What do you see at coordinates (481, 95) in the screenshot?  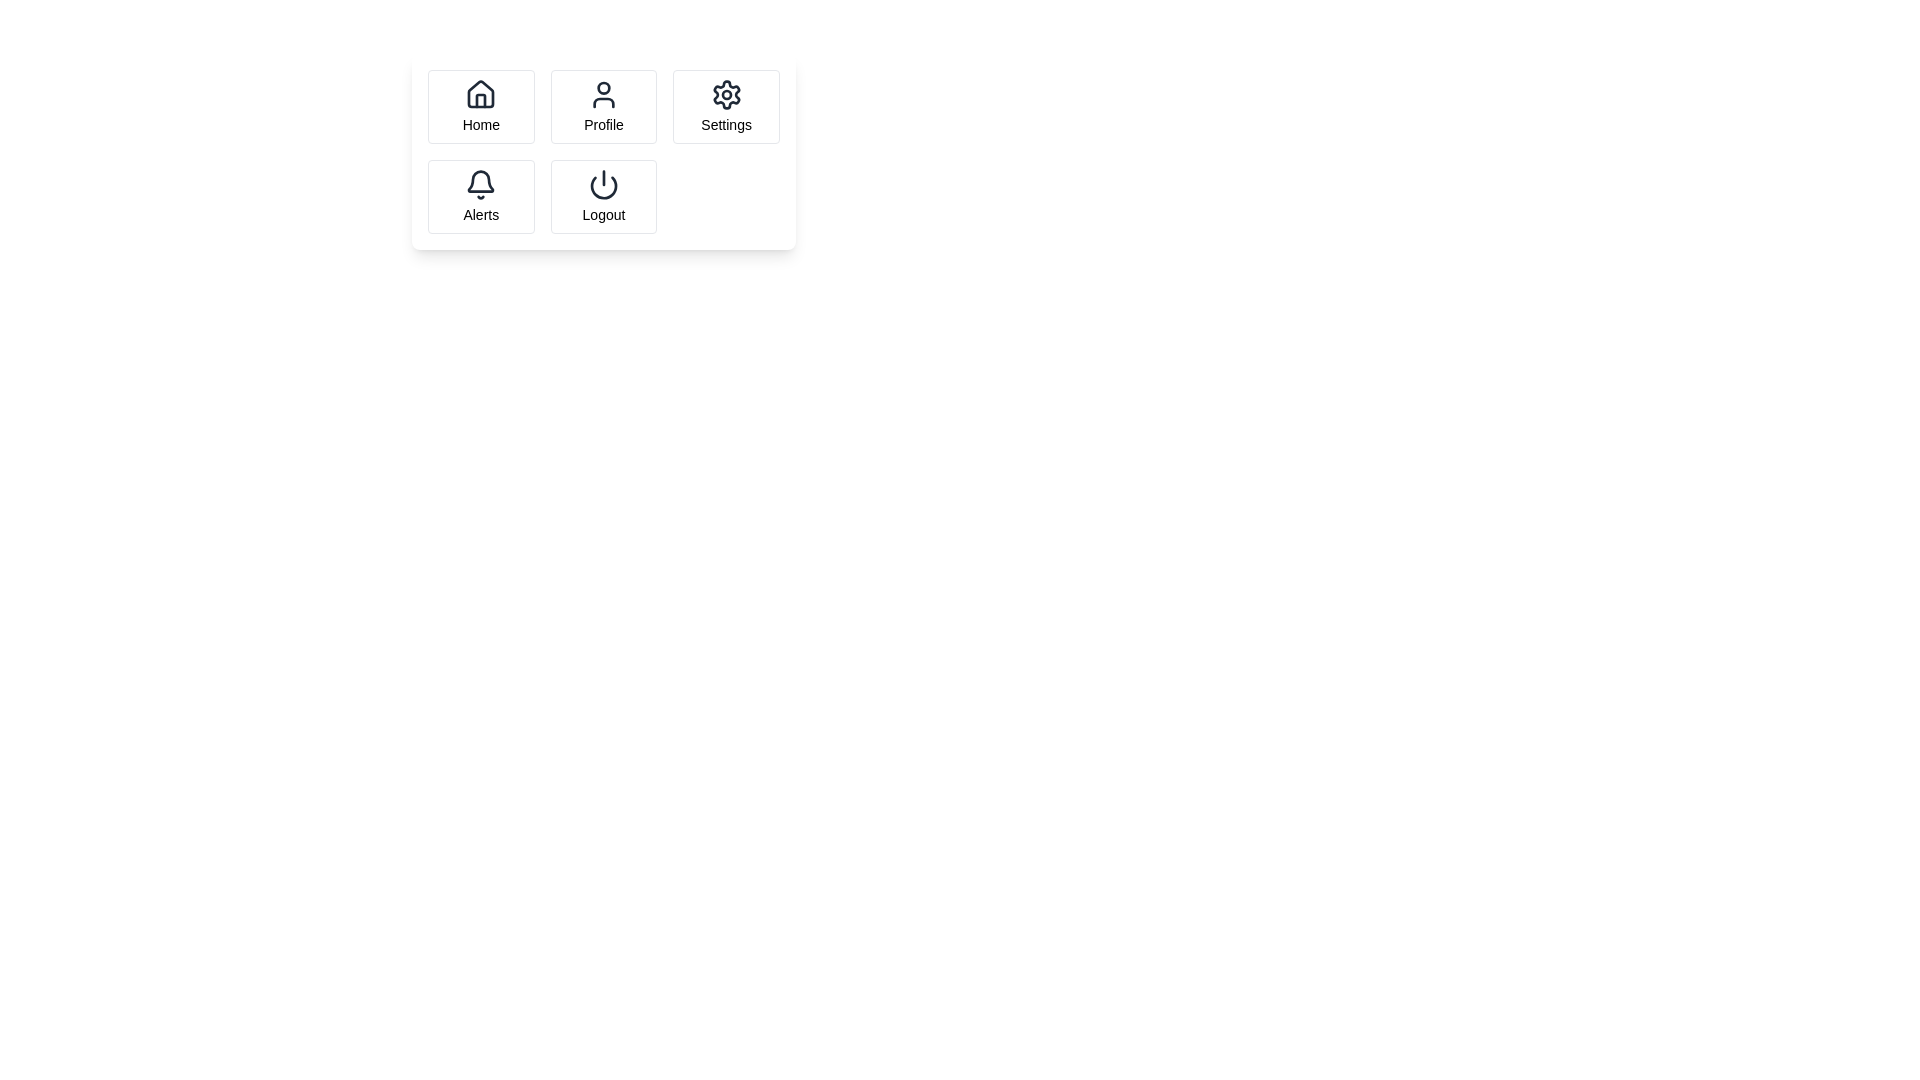 I see `the home navigation icon located in the top-left of the grid layout, which redirects to the main dashboard` at bounding box center [481, 95].